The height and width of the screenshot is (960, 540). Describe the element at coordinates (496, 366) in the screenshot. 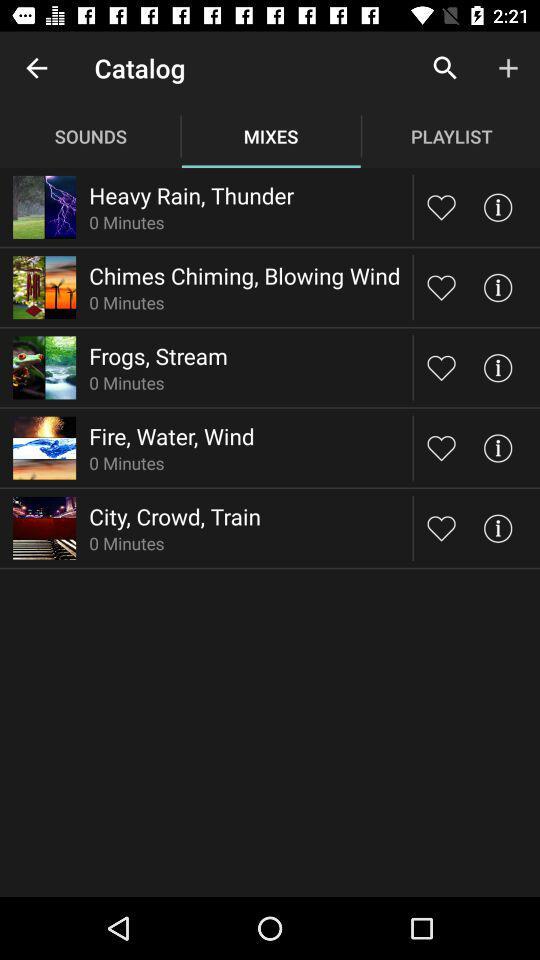

I see `the information` at that location.